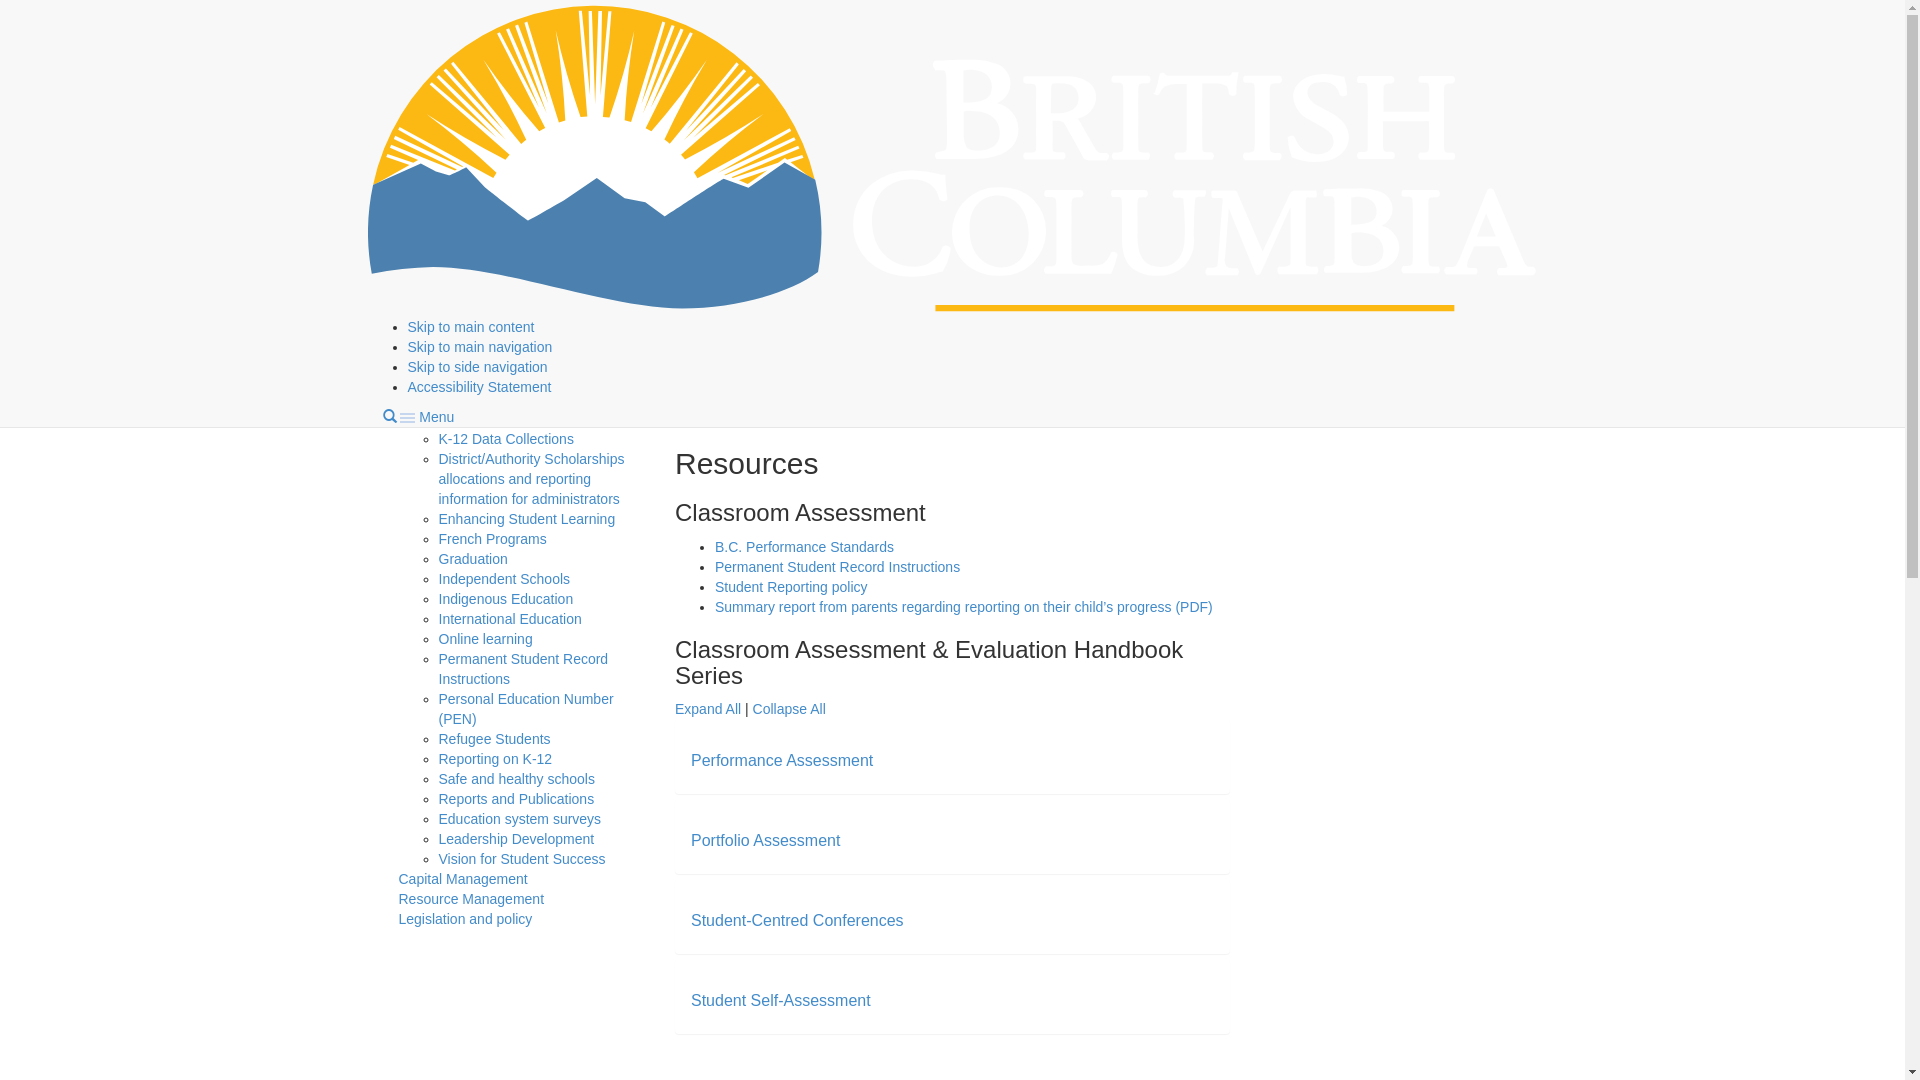 The image size is (1920, 1080). Describe the element at coordinates (489, 418) in the screenshot. I see `'CommunityLINK'` at that location.